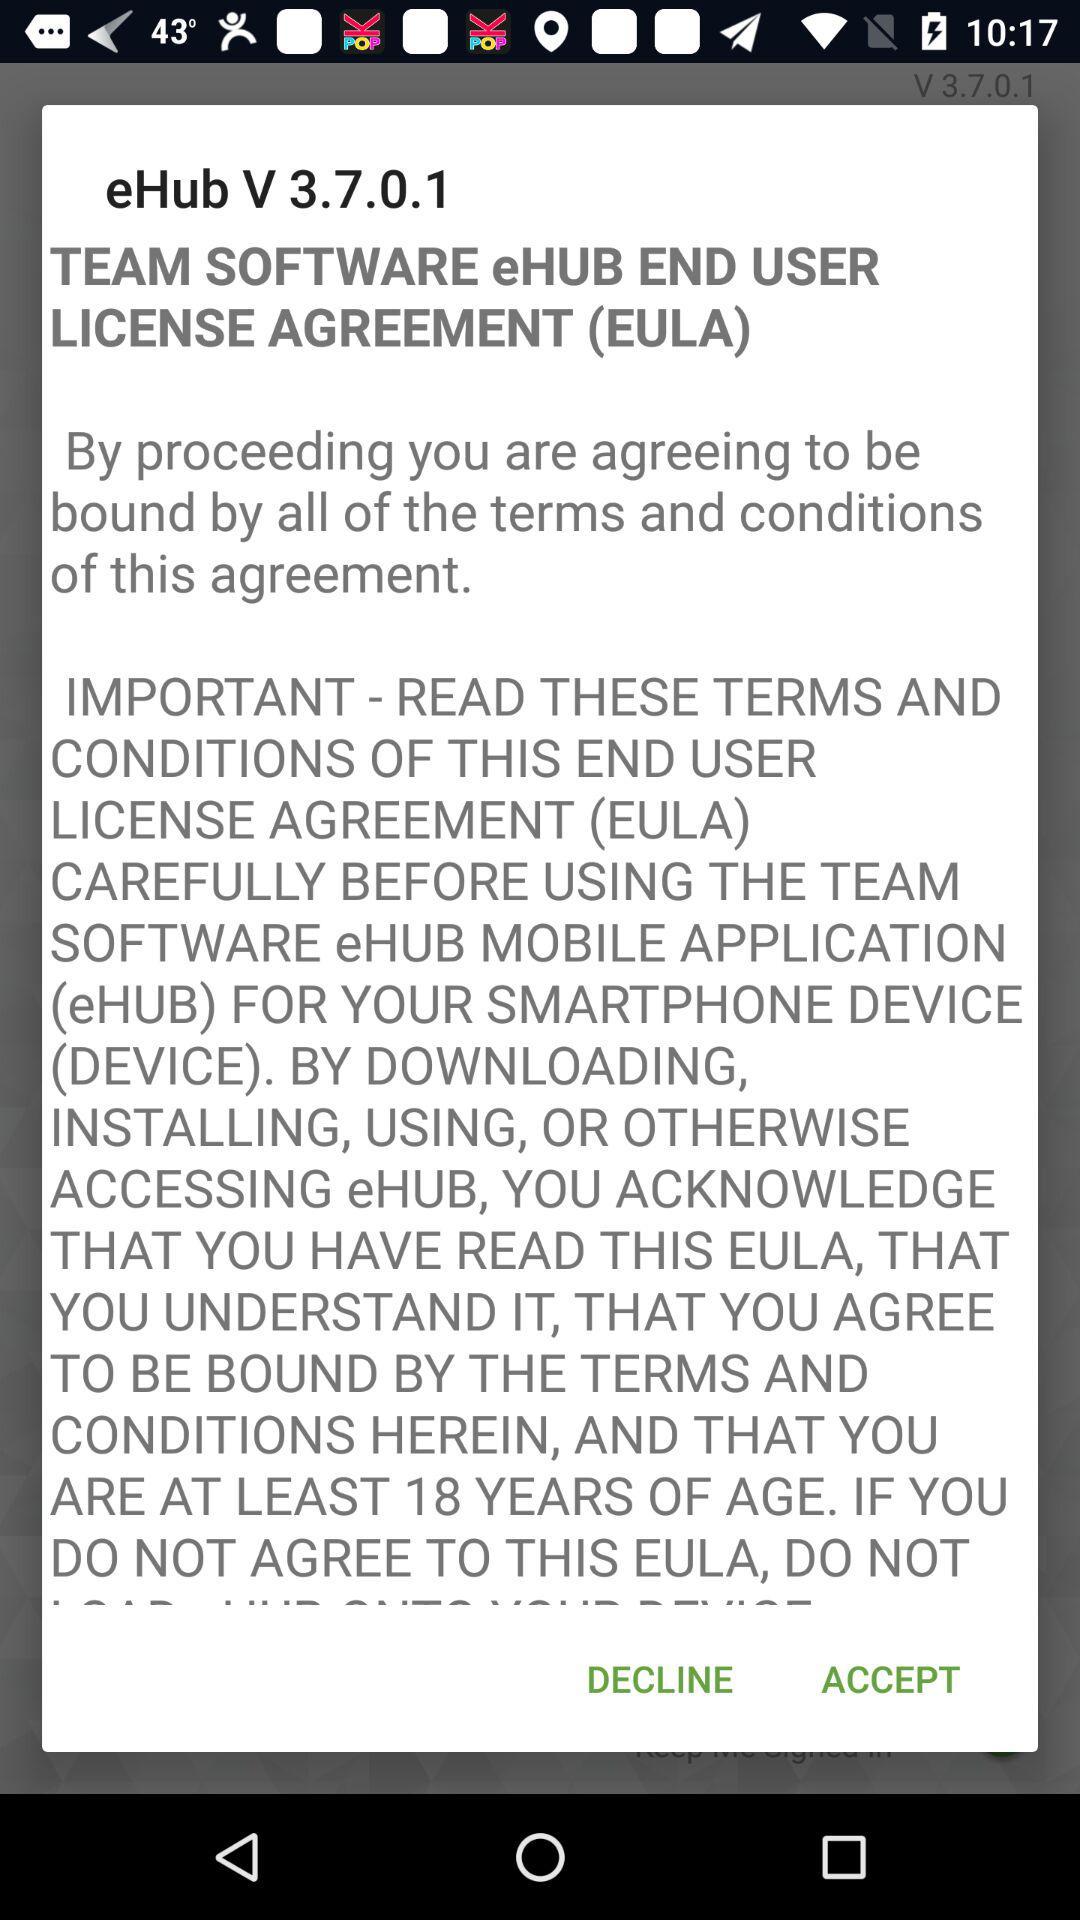  I want to click on the icon next to decline item, so click(890, 1678).